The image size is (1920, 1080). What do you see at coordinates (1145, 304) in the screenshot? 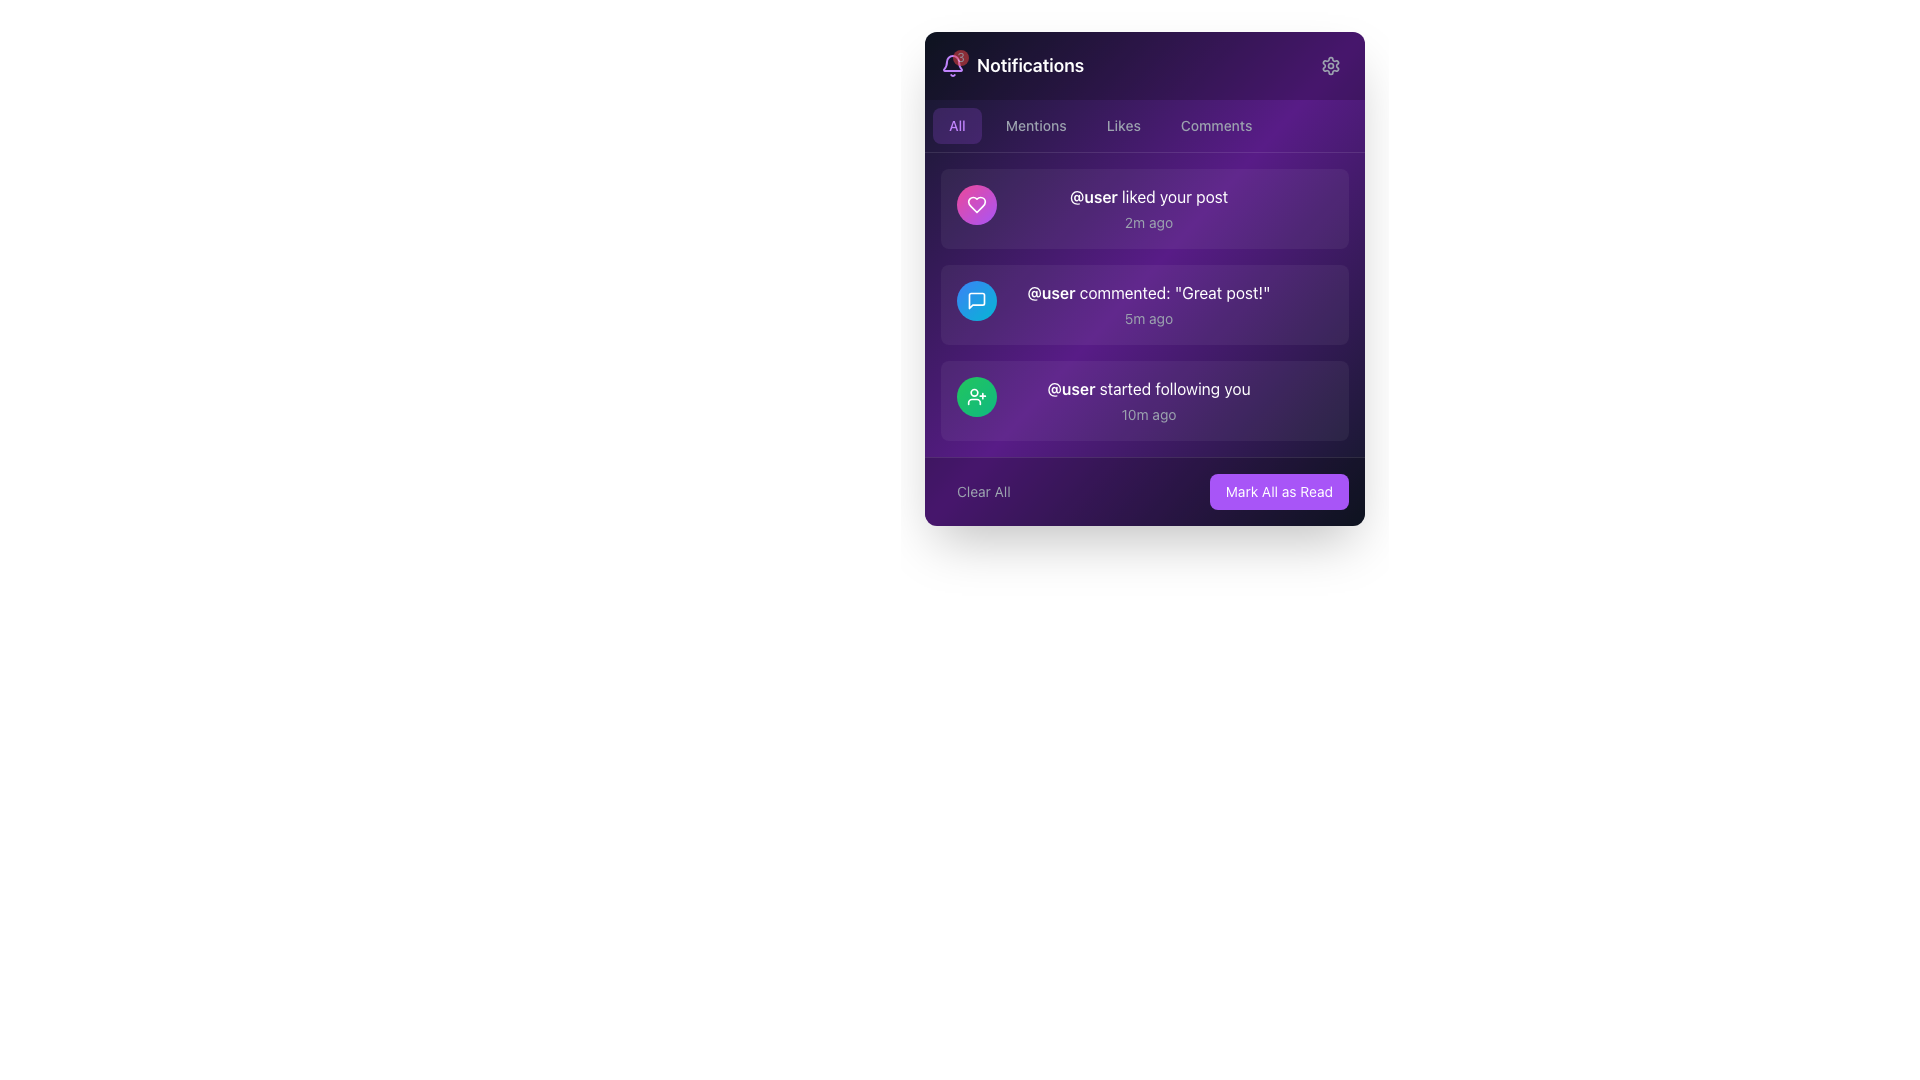
I see `the second notification in the list` at bounding box center [1145, 304].